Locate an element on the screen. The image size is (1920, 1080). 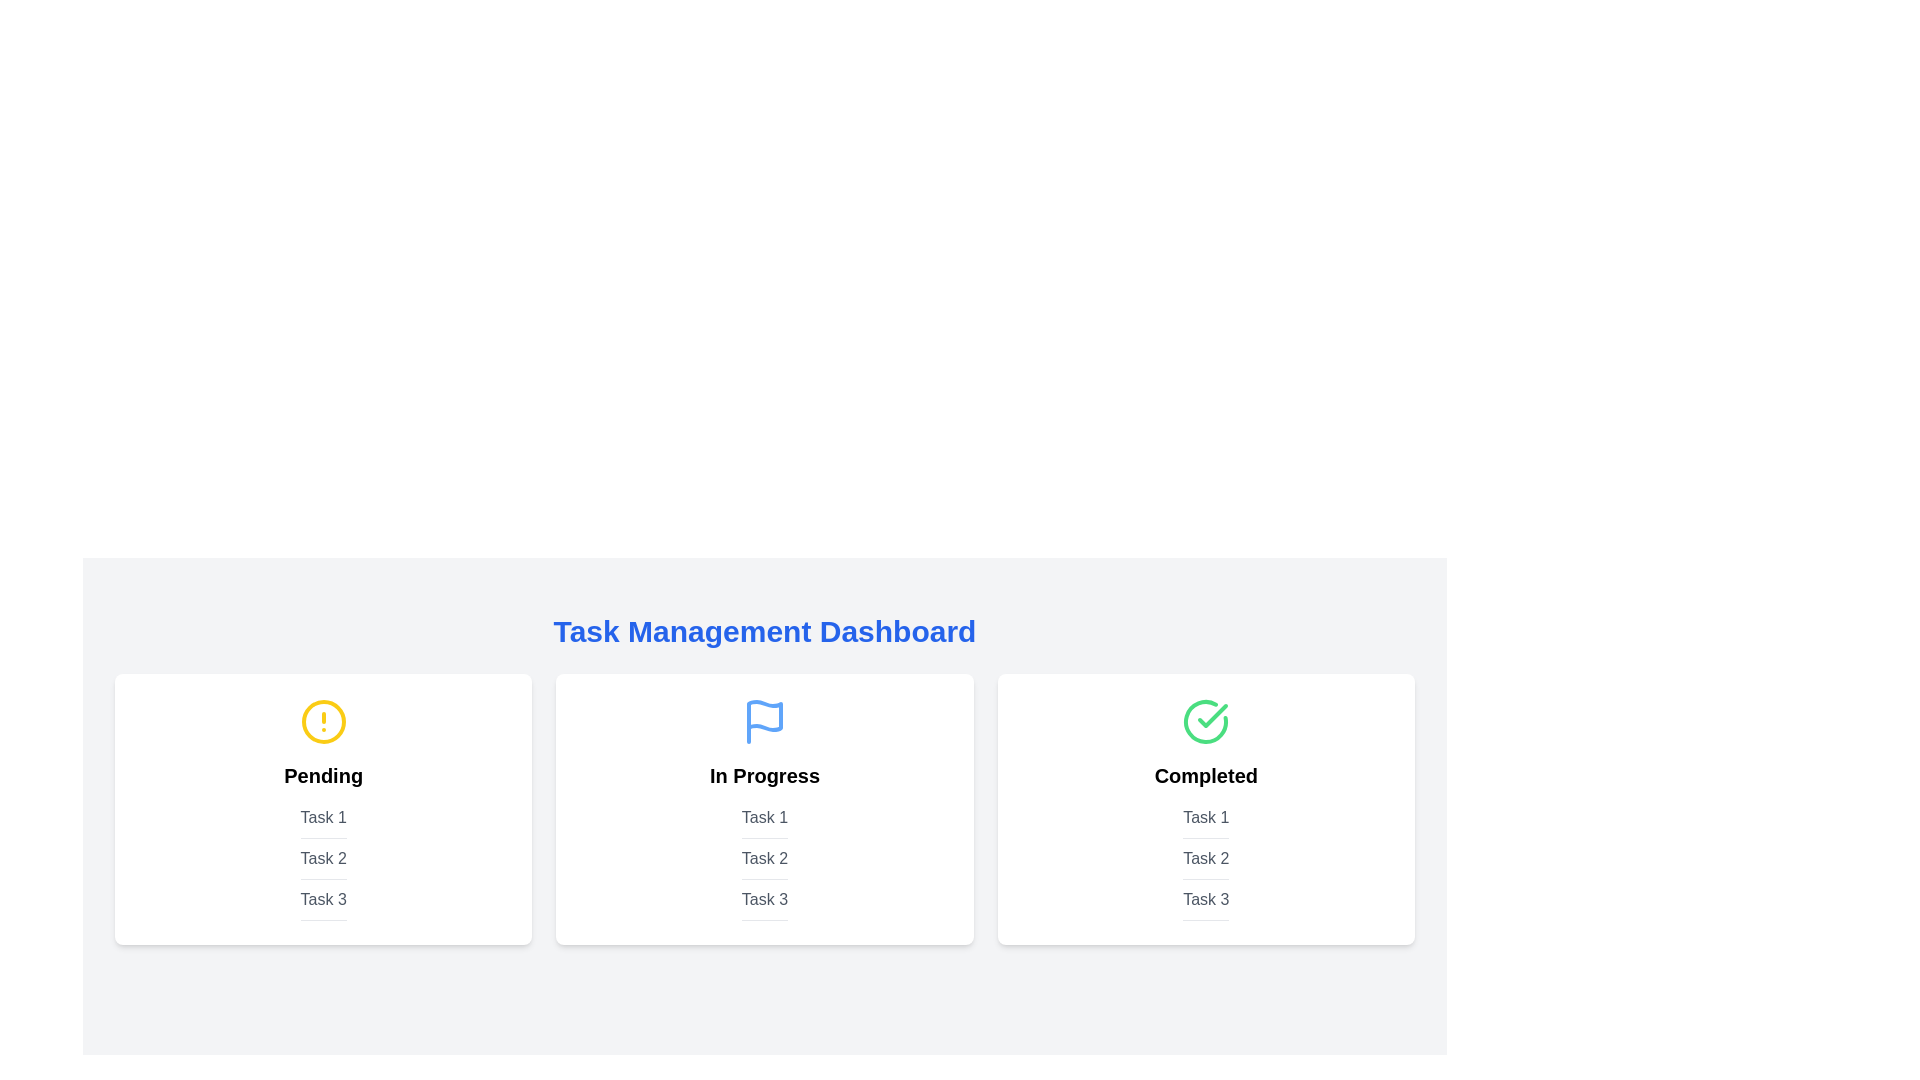
the 'Task 2' text label element, which is the second item in the vertically stacked list of tasks labeled 'Pending' is located at coordinates (323, 862).